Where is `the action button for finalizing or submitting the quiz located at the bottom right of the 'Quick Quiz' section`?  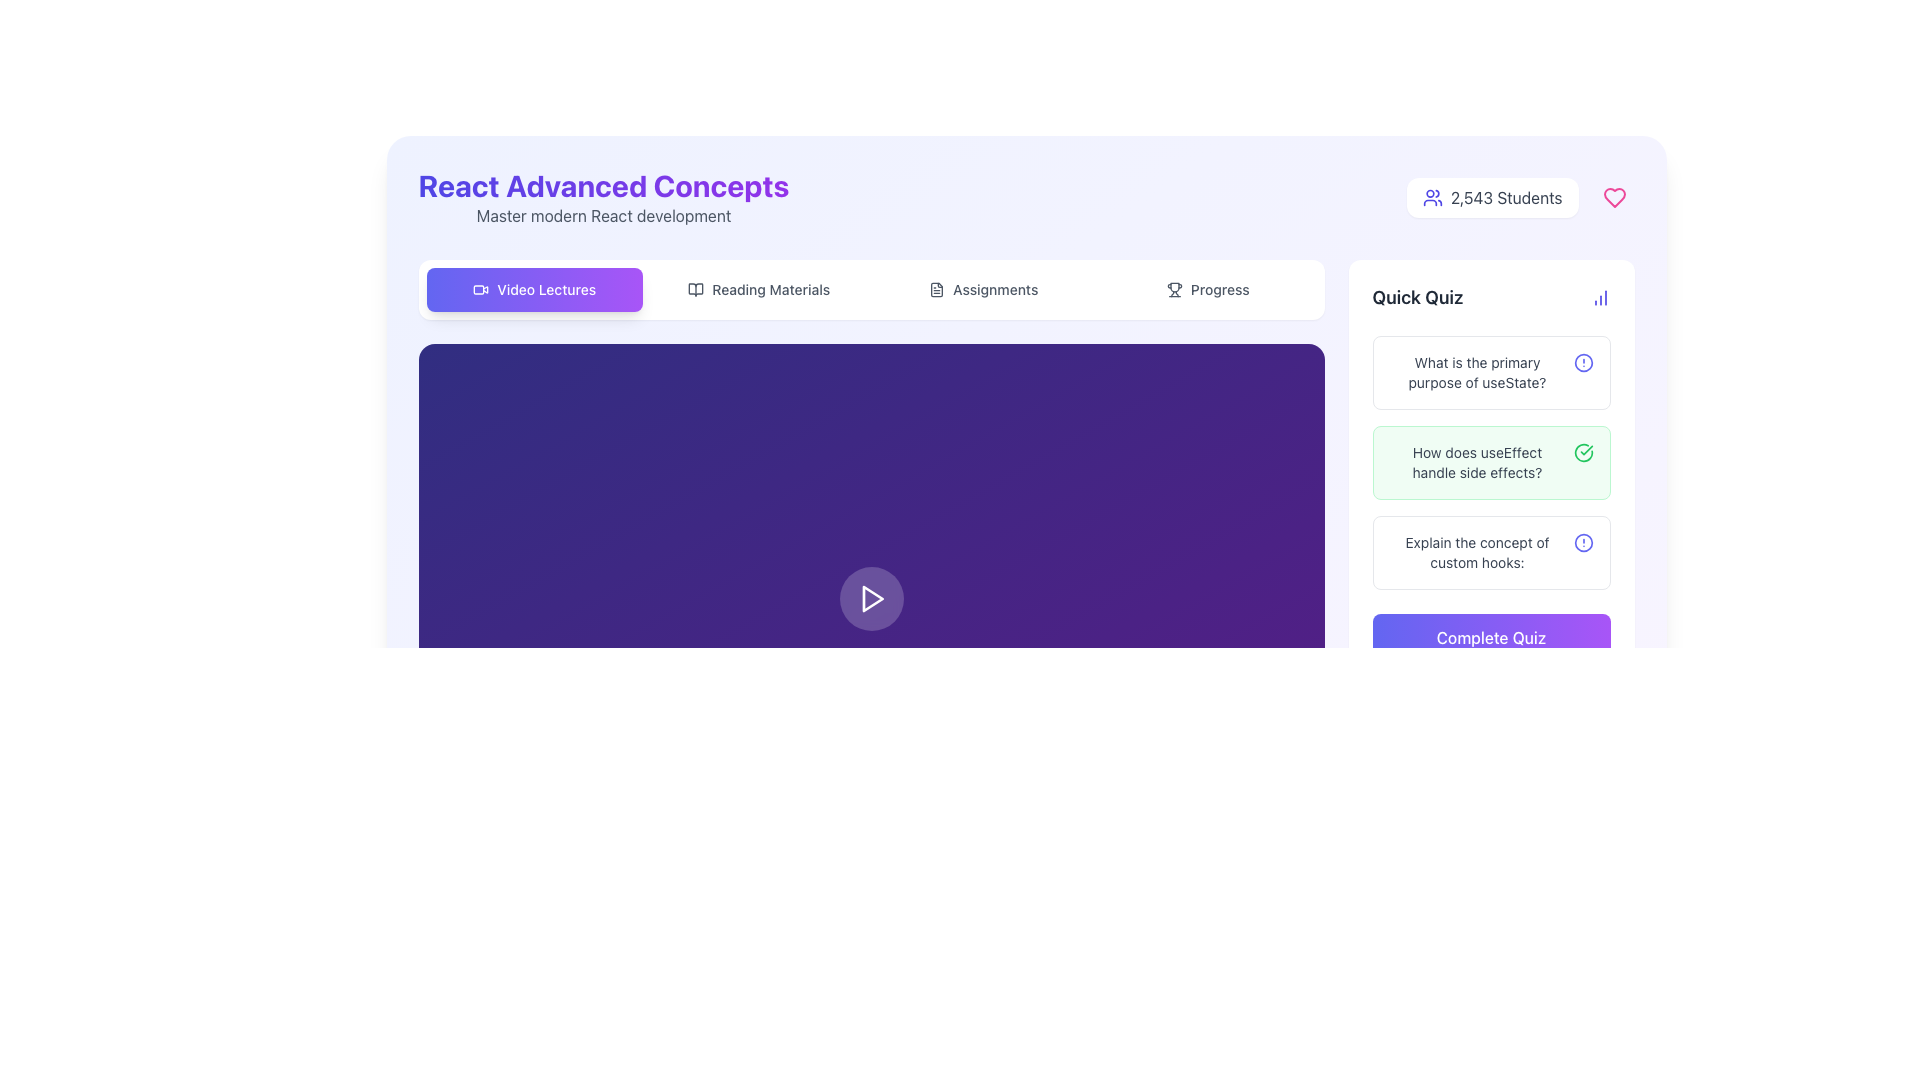 the action button for finalizing or submitting the quiz located at the bottom right of the 'Quick Quiz' section is located at coordinates (1491, 637).